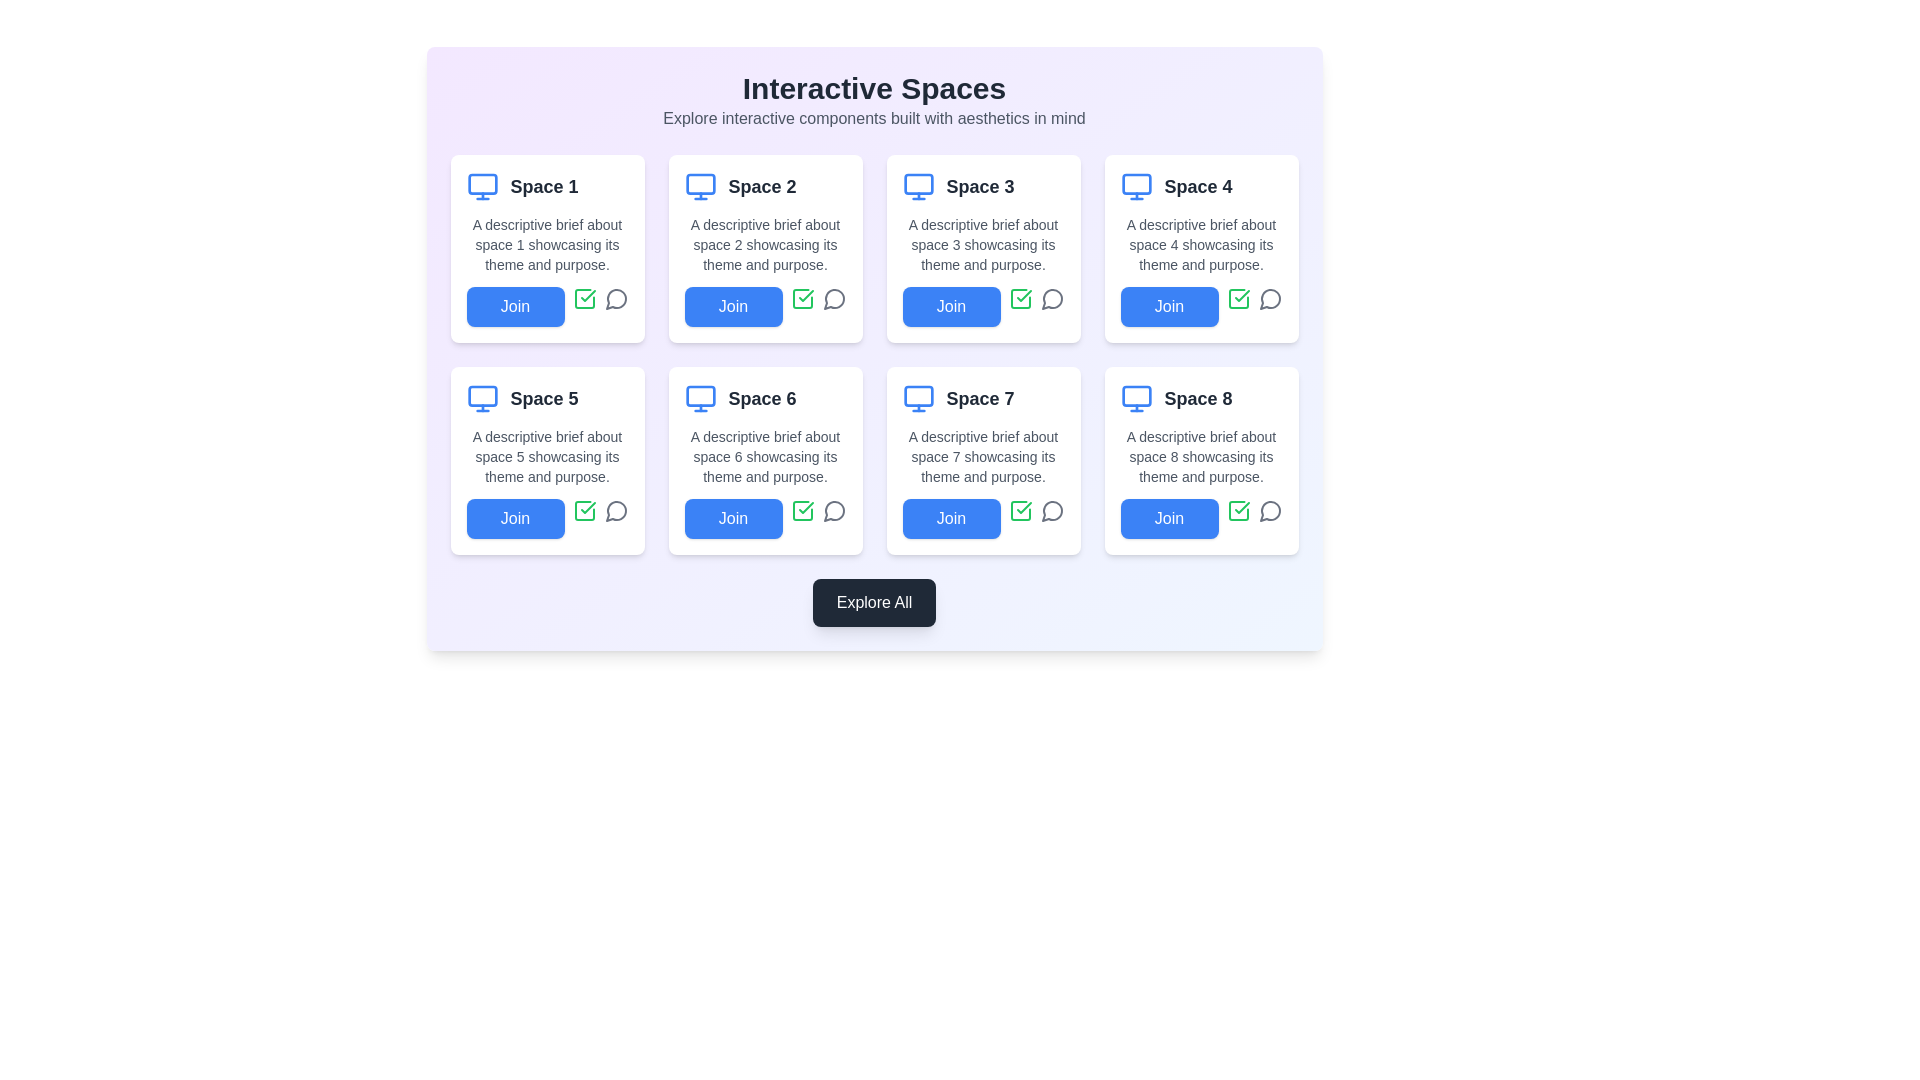 The width and height of the screenshot is (1920, 1080). Describe the element at coordinates (761, 398) in the screenshot. I see `the label that serves as the title for the 'Interactive Spaces' section, located in the second row, second column of a grid layout` at that location.